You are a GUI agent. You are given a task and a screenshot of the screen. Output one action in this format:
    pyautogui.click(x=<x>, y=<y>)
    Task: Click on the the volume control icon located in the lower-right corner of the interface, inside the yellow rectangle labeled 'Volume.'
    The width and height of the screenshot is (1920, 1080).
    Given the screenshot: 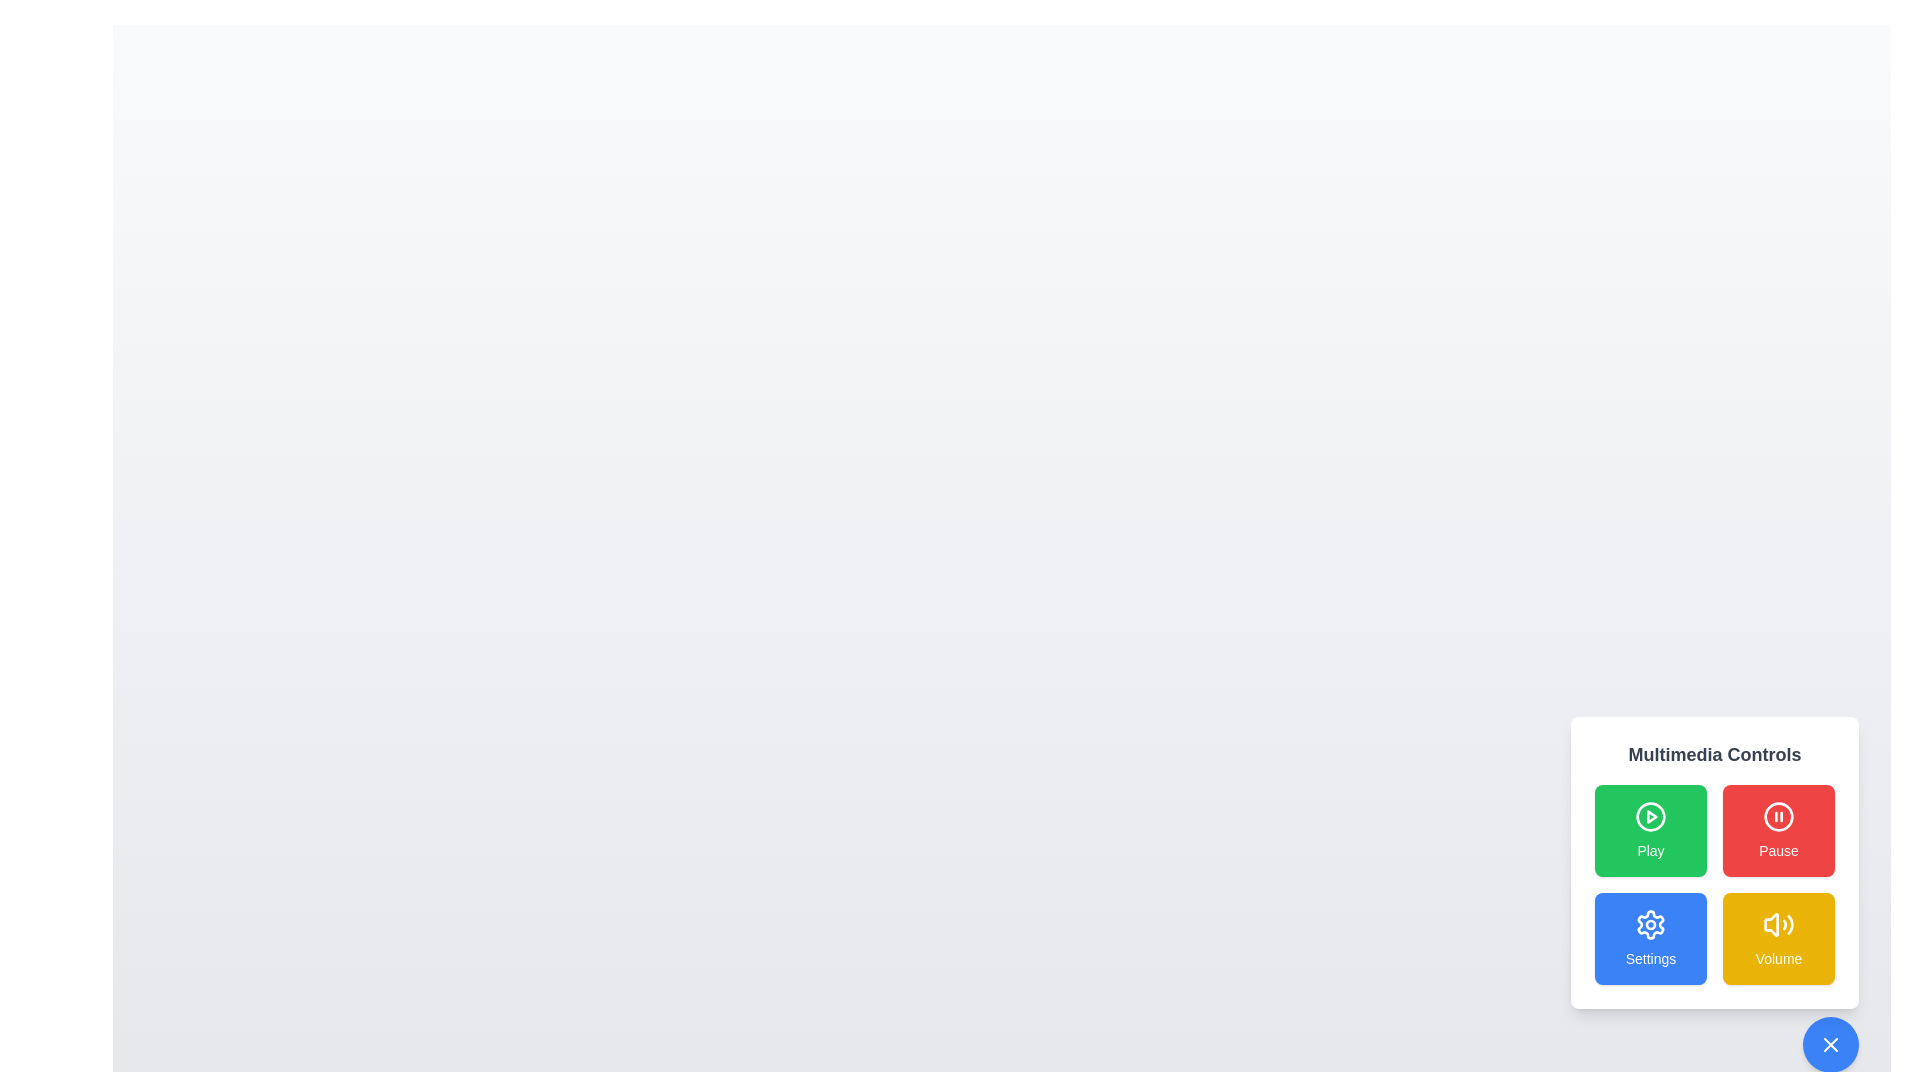 What is the action you would take?
    pyautogui.click(x=1779, y=925)
    